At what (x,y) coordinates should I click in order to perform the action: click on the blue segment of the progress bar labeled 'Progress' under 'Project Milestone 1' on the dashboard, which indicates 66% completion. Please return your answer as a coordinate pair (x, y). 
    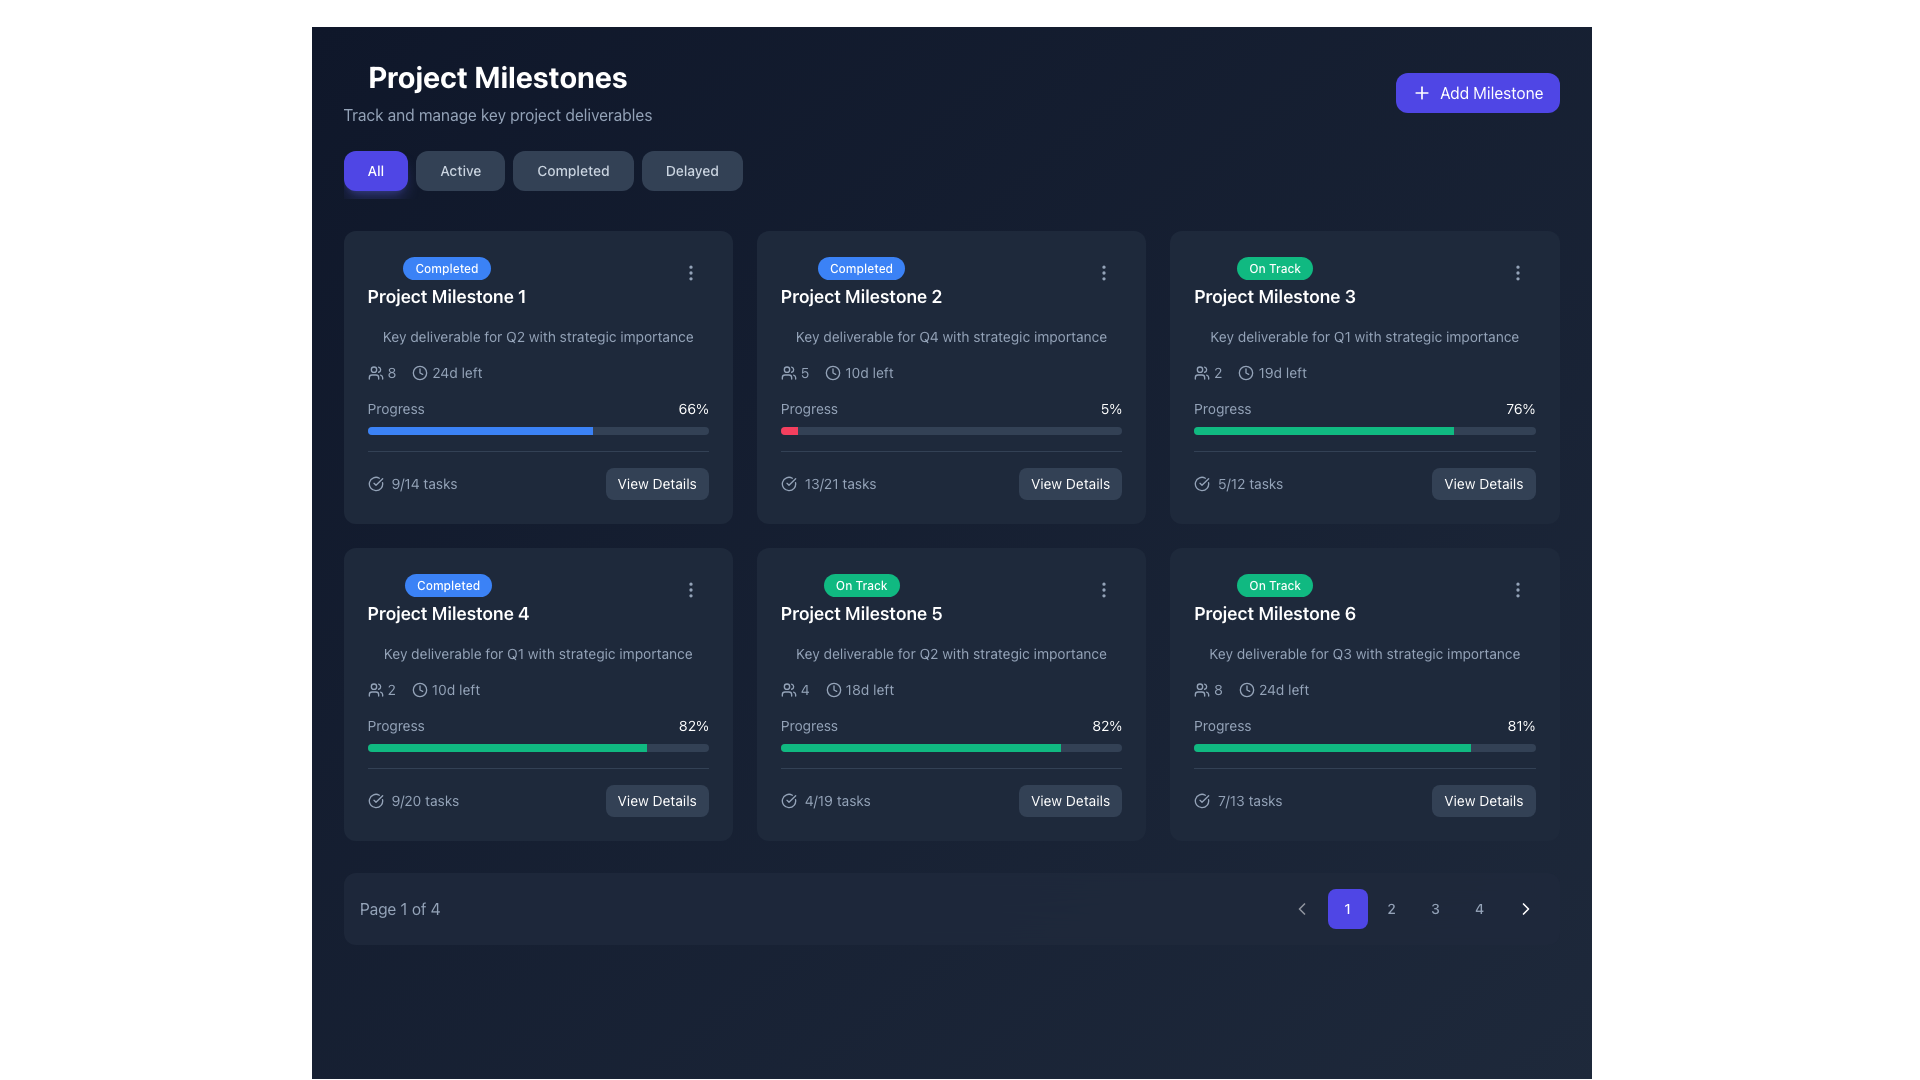
    Looking at the image, I should click on (480, 430).